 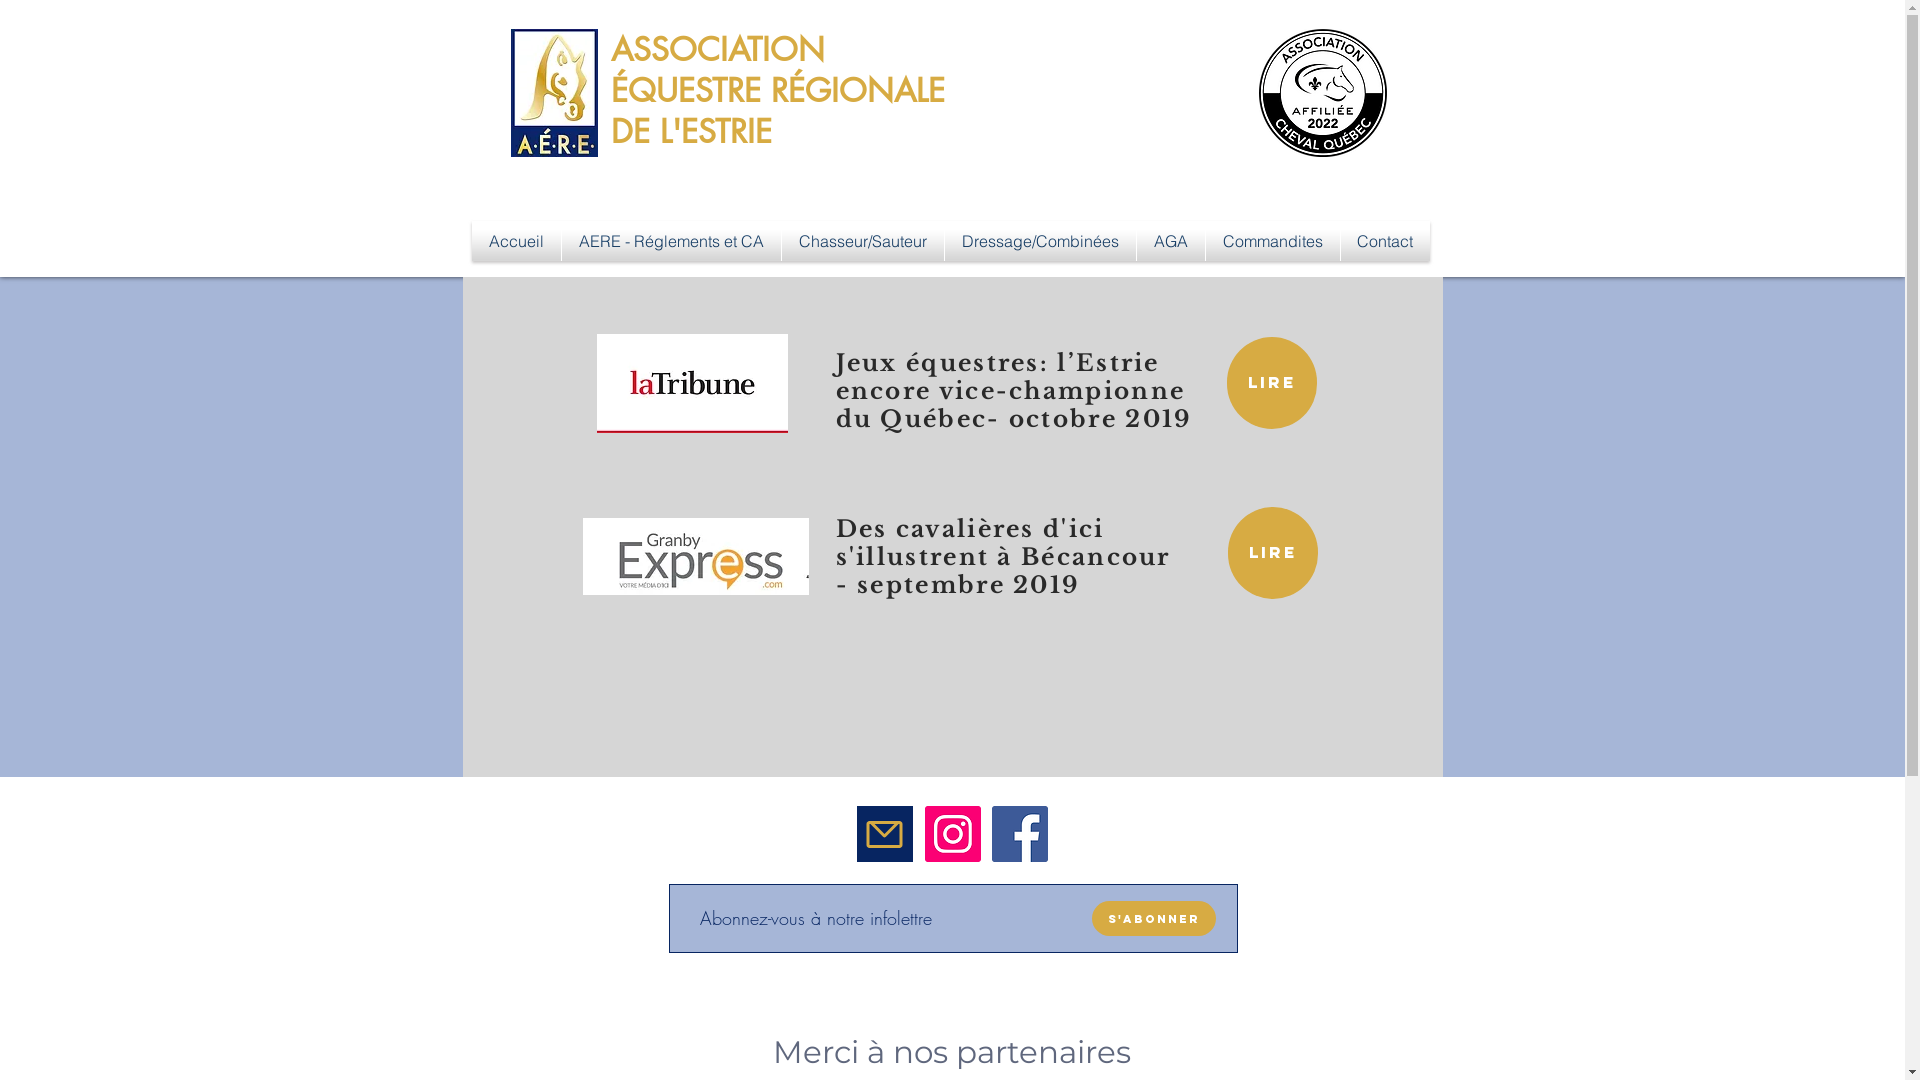 I want to click on 'Chasseur/Sauteur', so click(x=863, y=239).